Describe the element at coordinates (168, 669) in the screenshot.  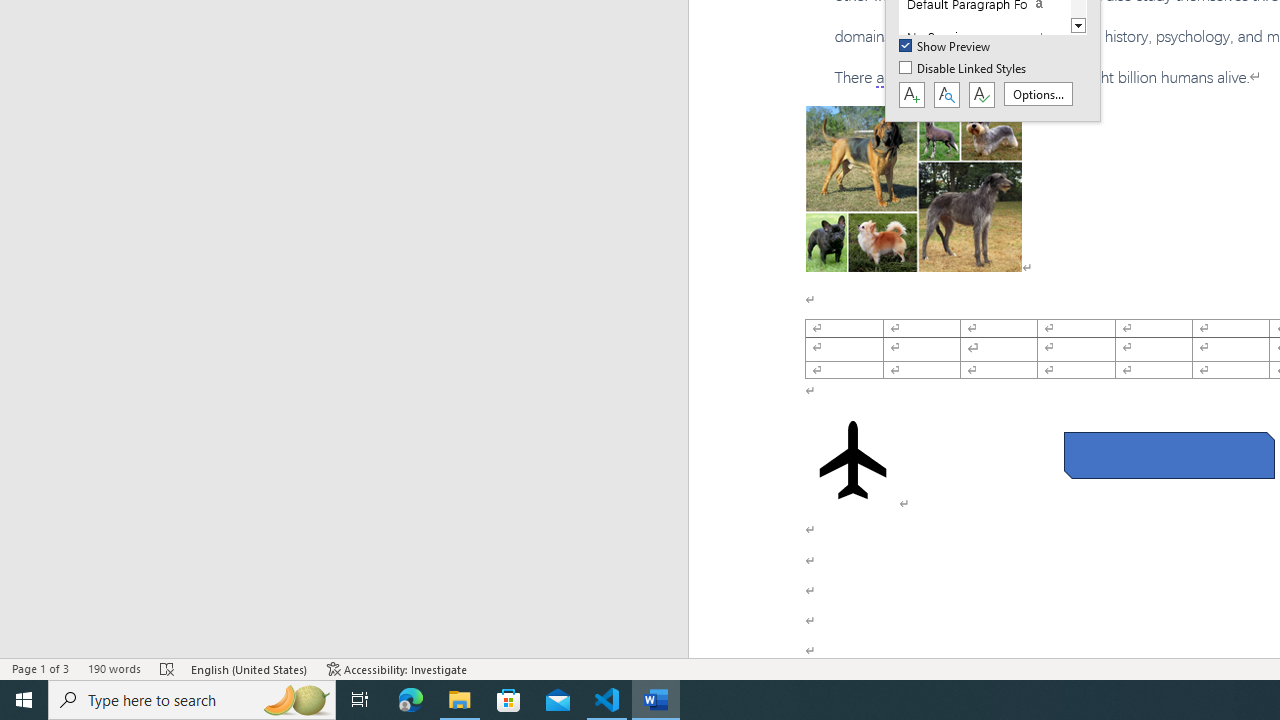
I see `'Spelling and Grammar Check Errors'` at that location.